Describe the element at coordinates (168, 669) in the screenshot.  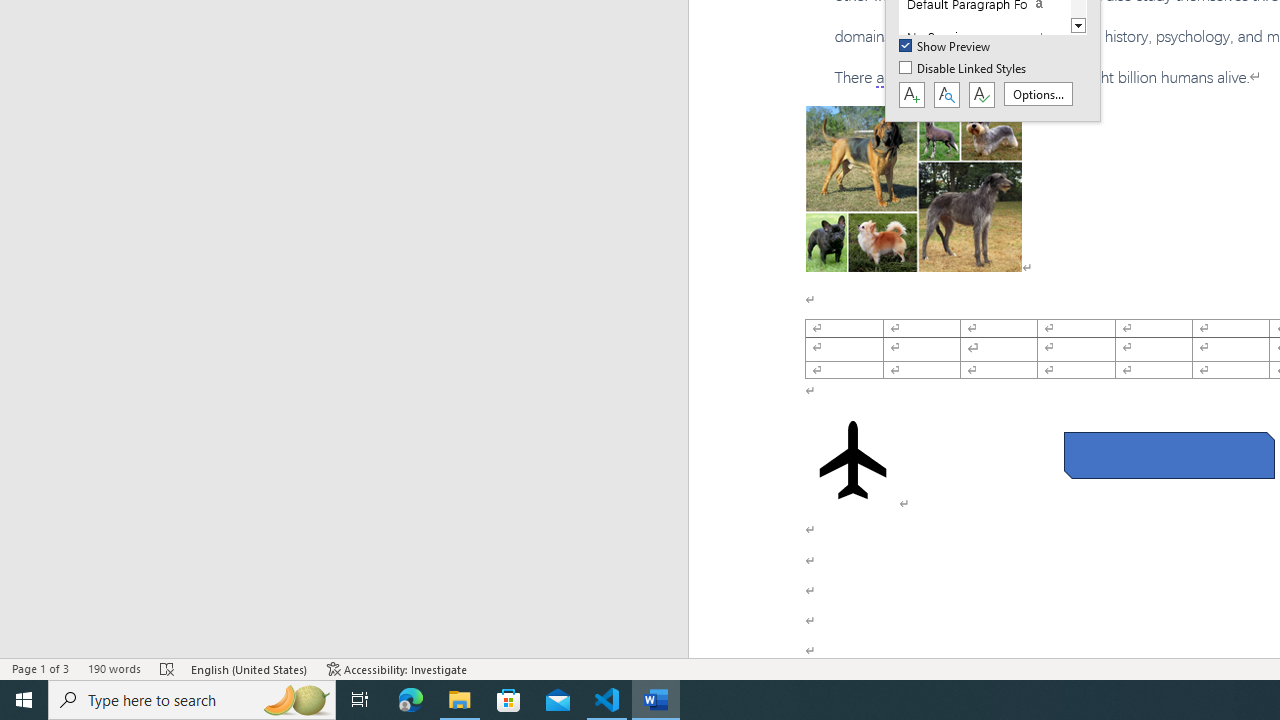
I see `'Spelling and Grammar Check Errors'` at that location.